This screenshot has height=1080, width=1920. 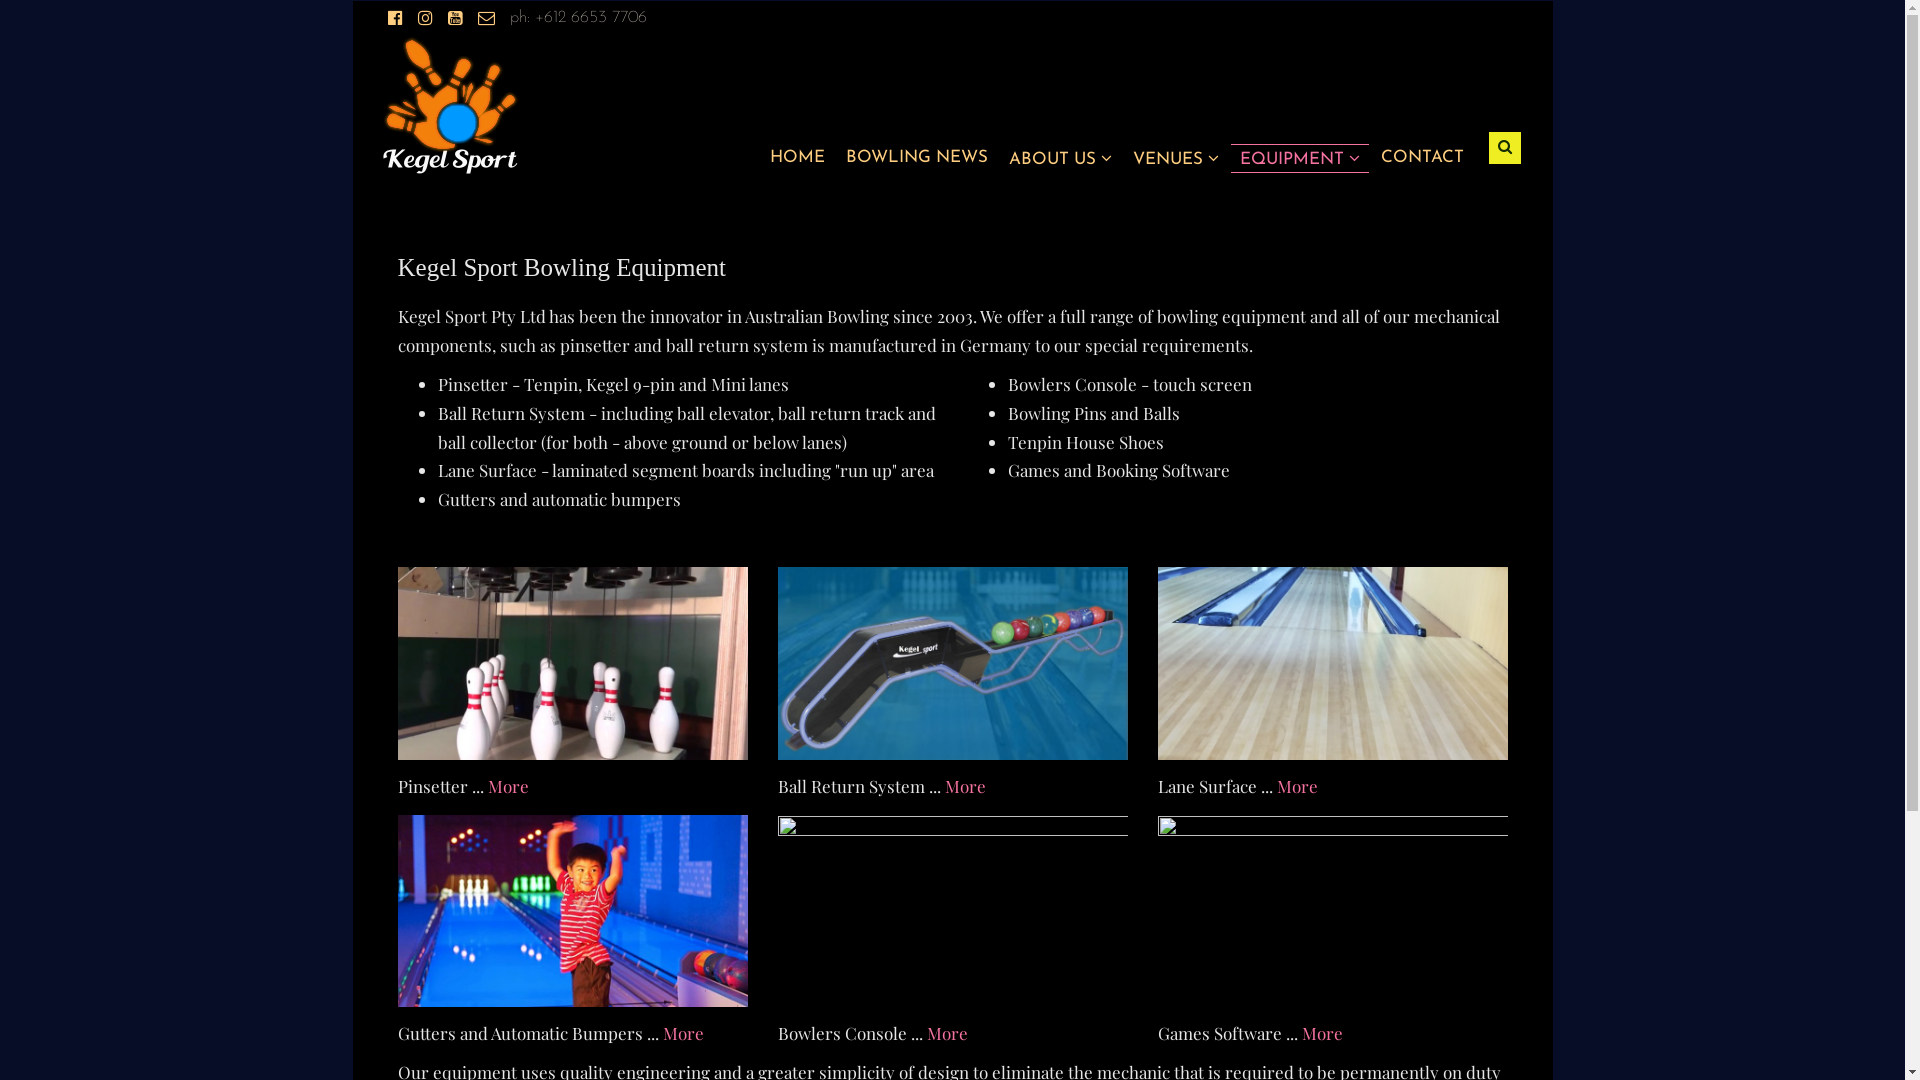 I want to click on 'EQUIPMENT', so click(x=1238, y=157).